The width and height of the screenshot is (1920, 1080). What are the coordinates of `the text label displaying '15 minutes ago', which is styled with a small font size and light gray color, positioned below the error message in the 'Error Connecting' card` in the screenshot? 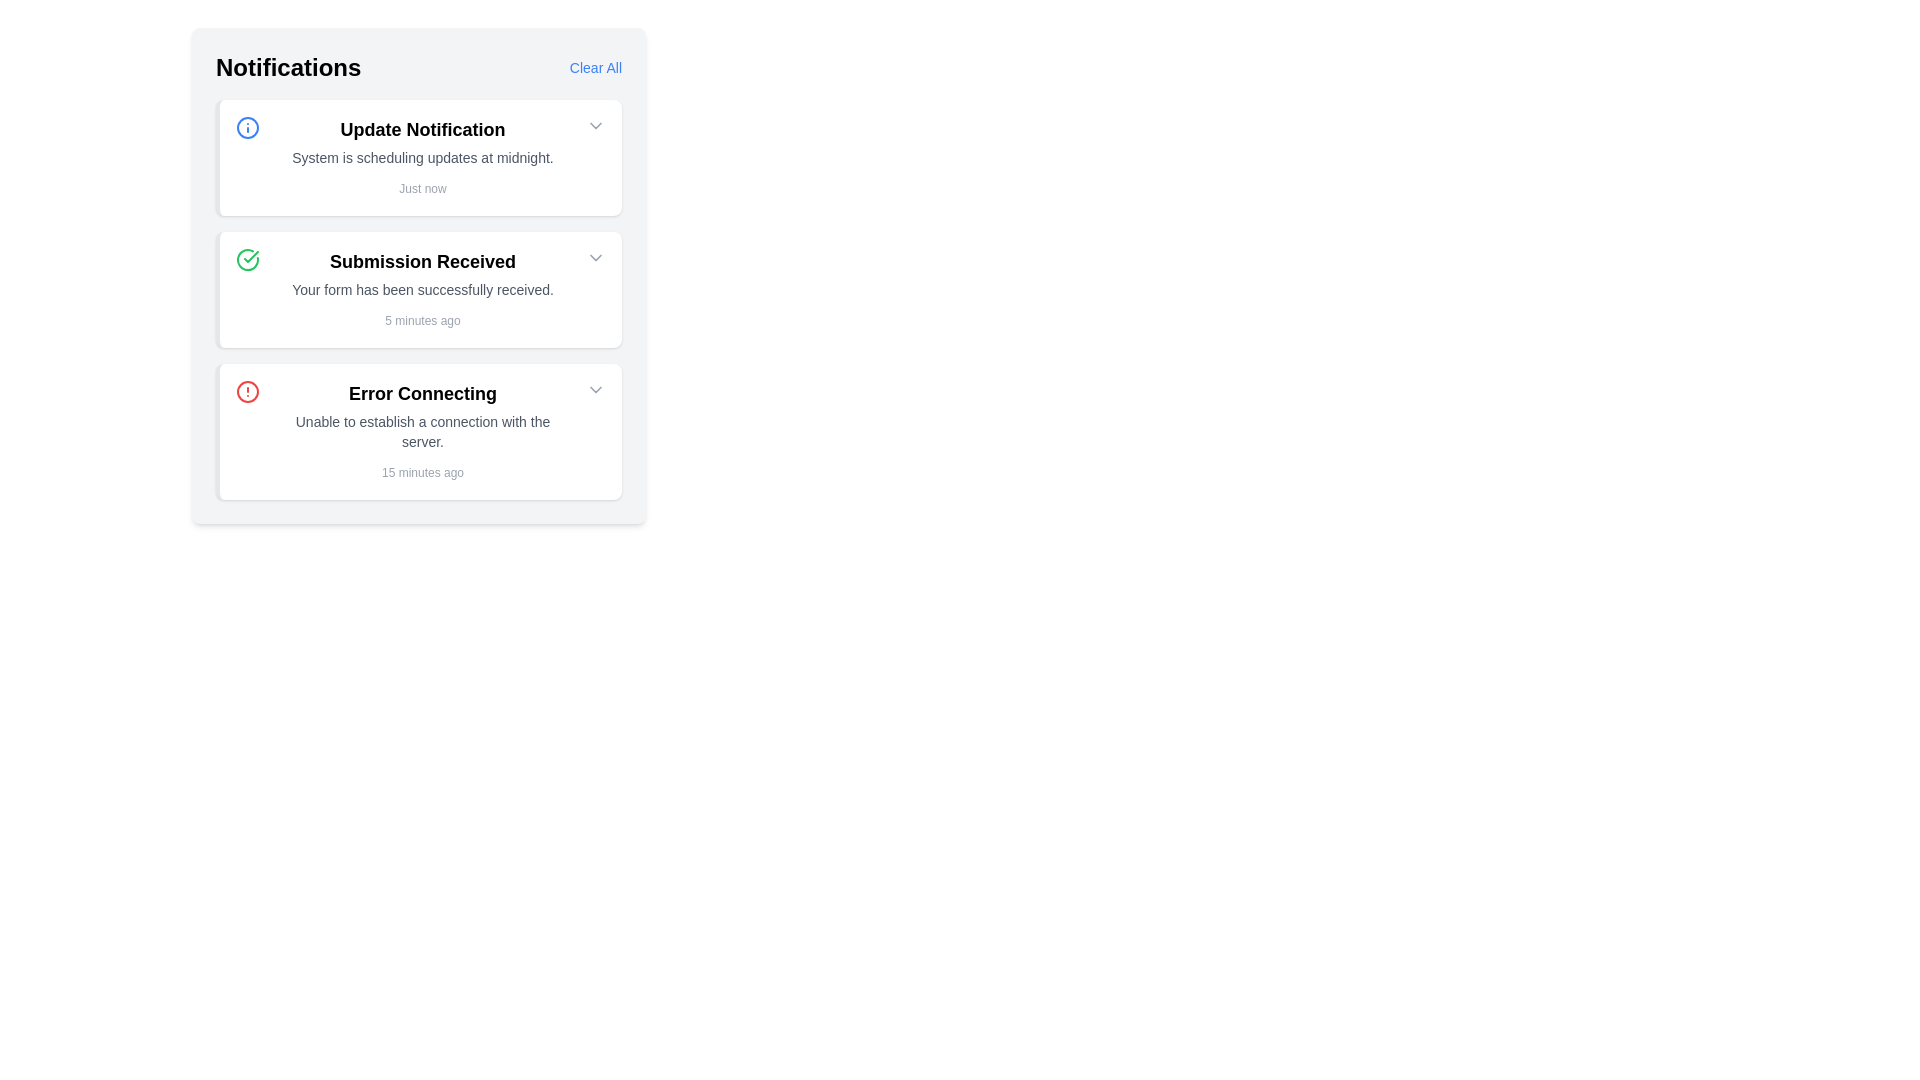 It's located at (421, 473).